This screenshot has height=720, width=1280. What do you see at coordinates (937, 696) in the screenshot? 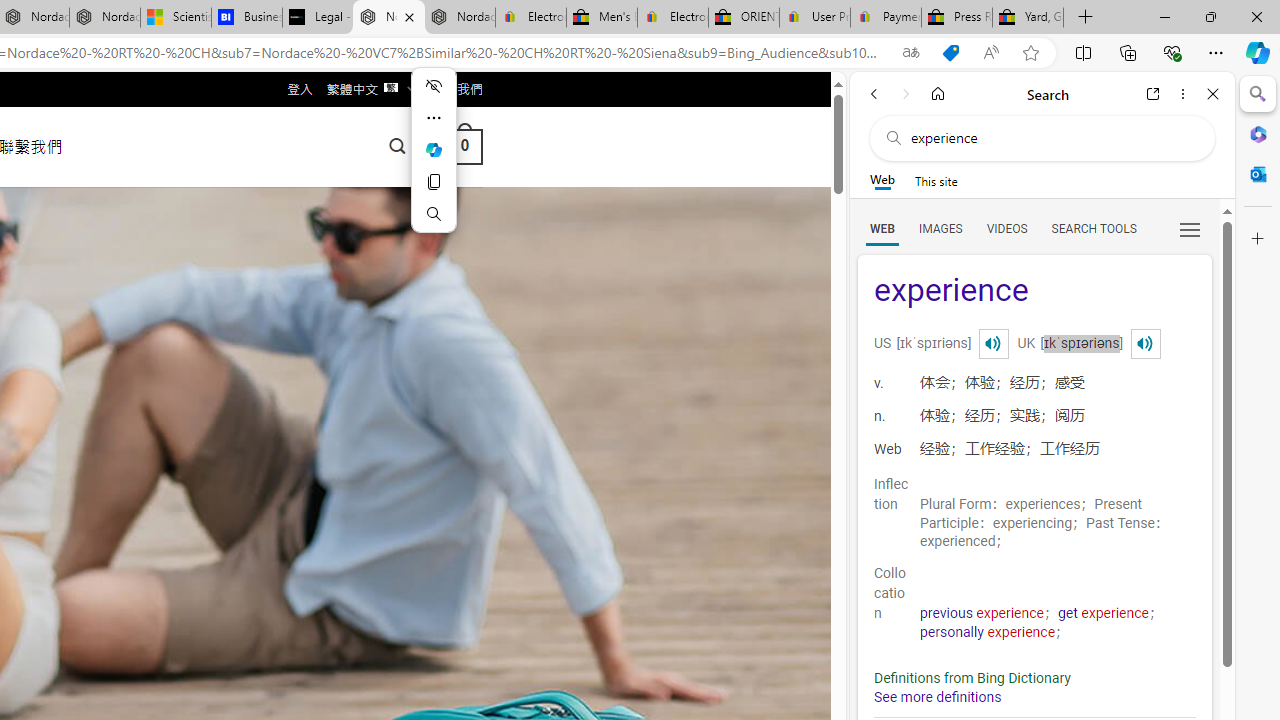
I see `'See more definitions'` at bounding box center [937, 696].